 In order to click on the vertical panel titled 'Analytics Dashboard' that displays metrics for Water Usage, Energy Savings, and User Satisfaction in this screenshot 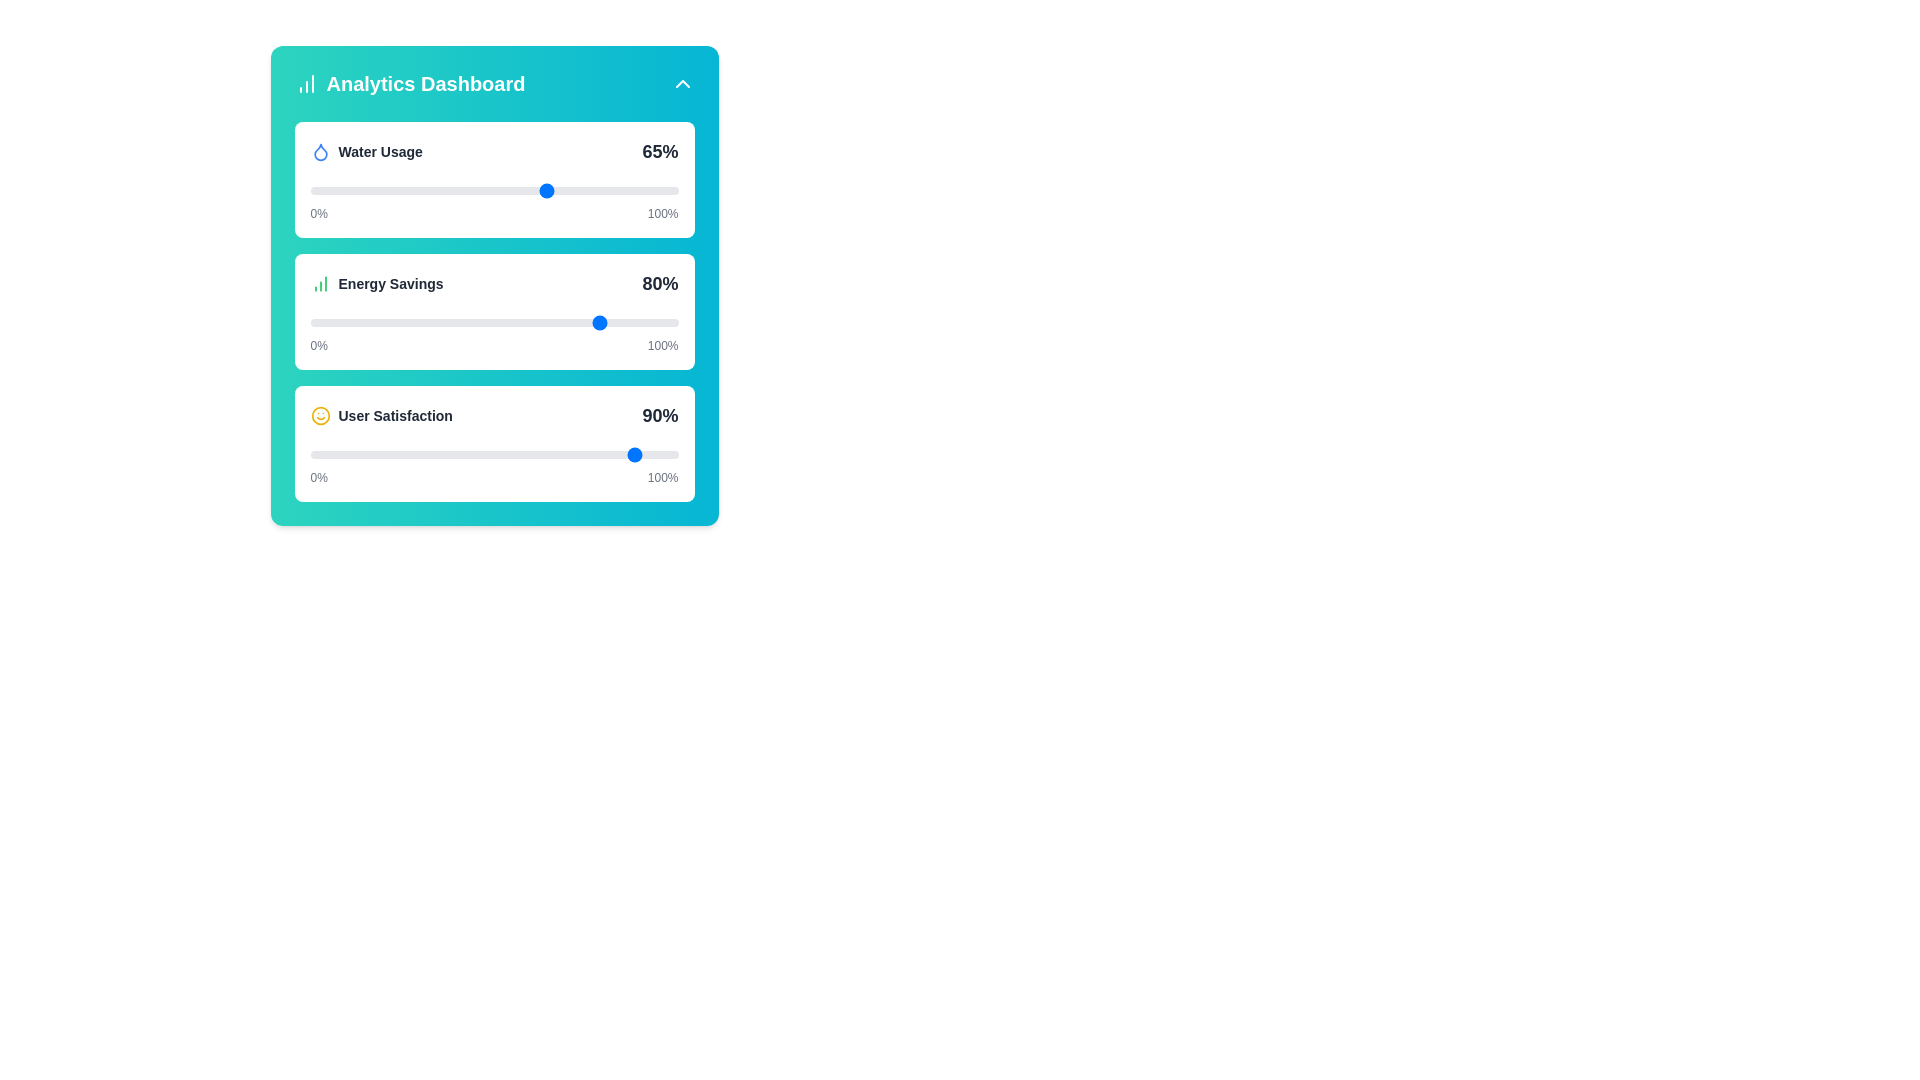, I will do `click(494, 285)`.